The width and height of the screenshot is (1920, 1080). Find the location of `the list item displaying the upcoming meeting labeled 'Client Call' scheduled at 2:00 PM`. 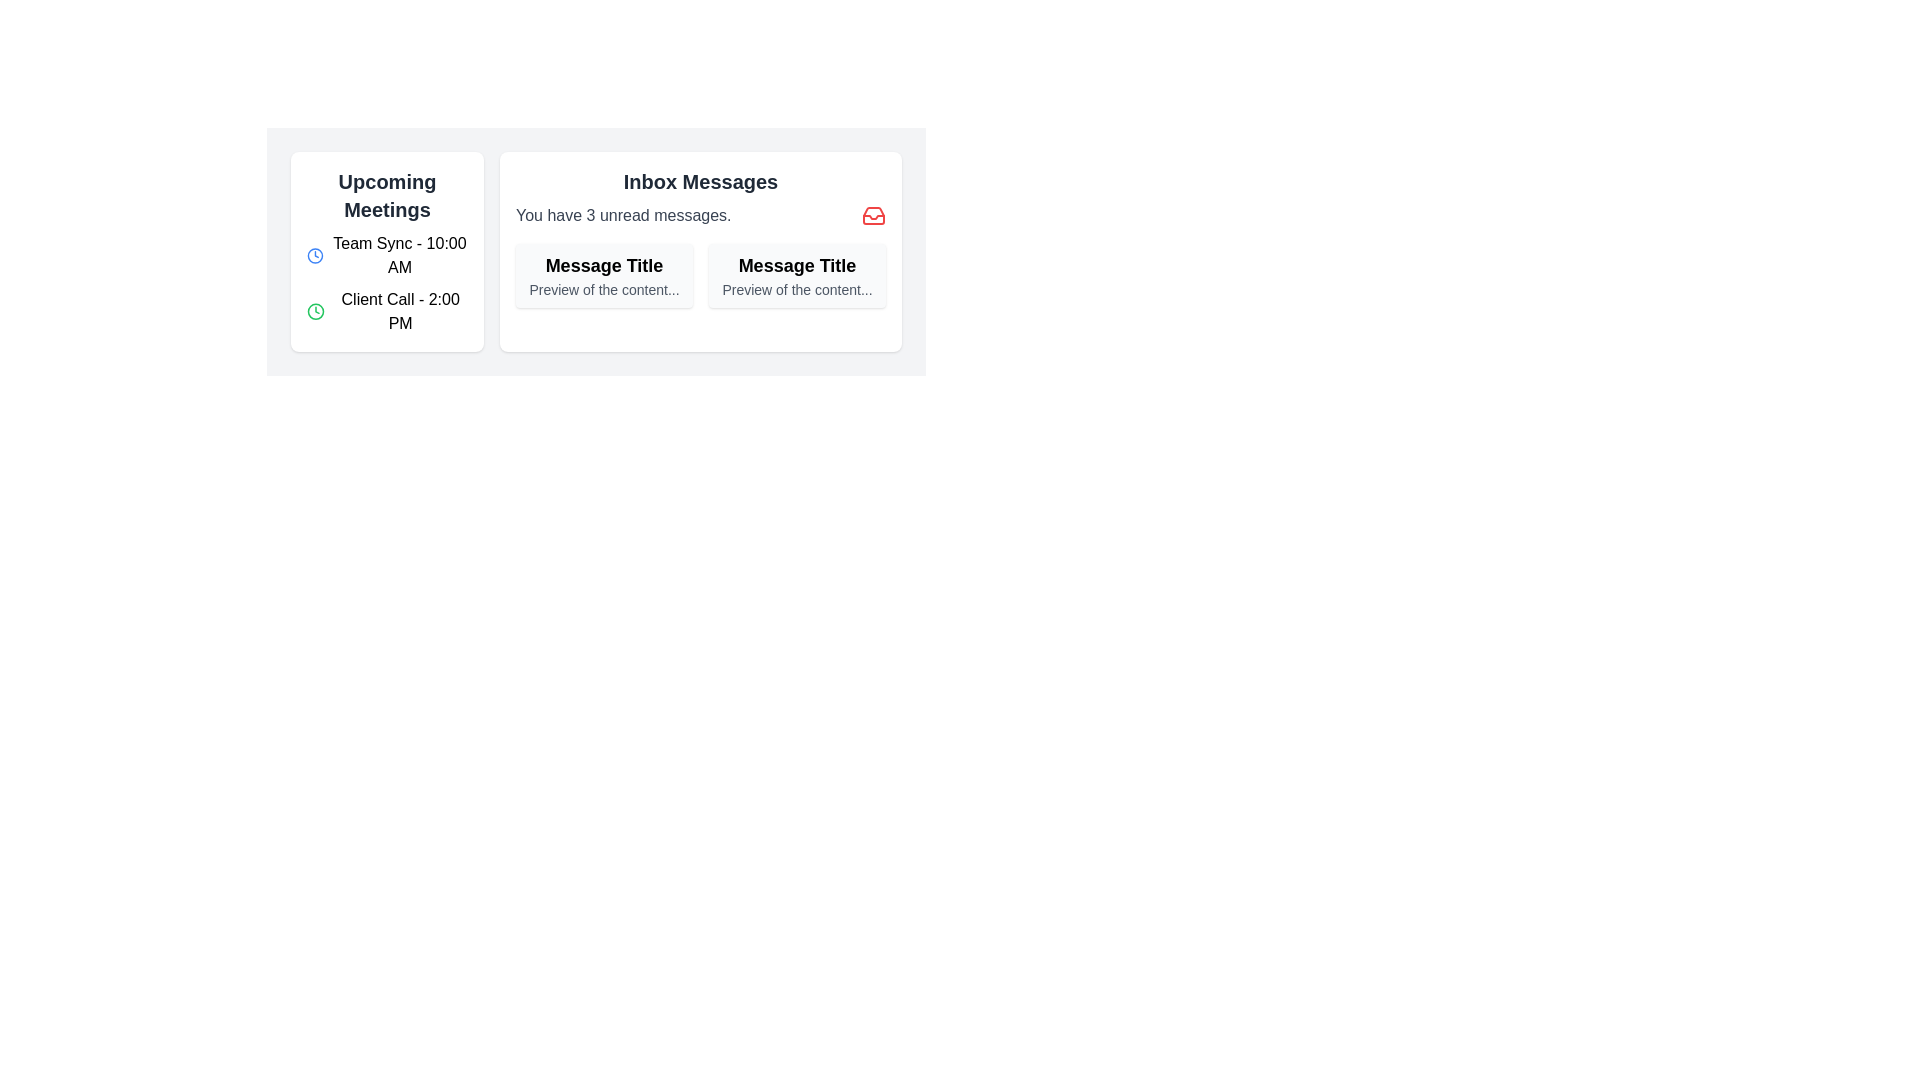

the list item displaying the upcoming meeting labeled 'Client Call' scheduled at 2:00 PM is located at coordinates (387, 312).